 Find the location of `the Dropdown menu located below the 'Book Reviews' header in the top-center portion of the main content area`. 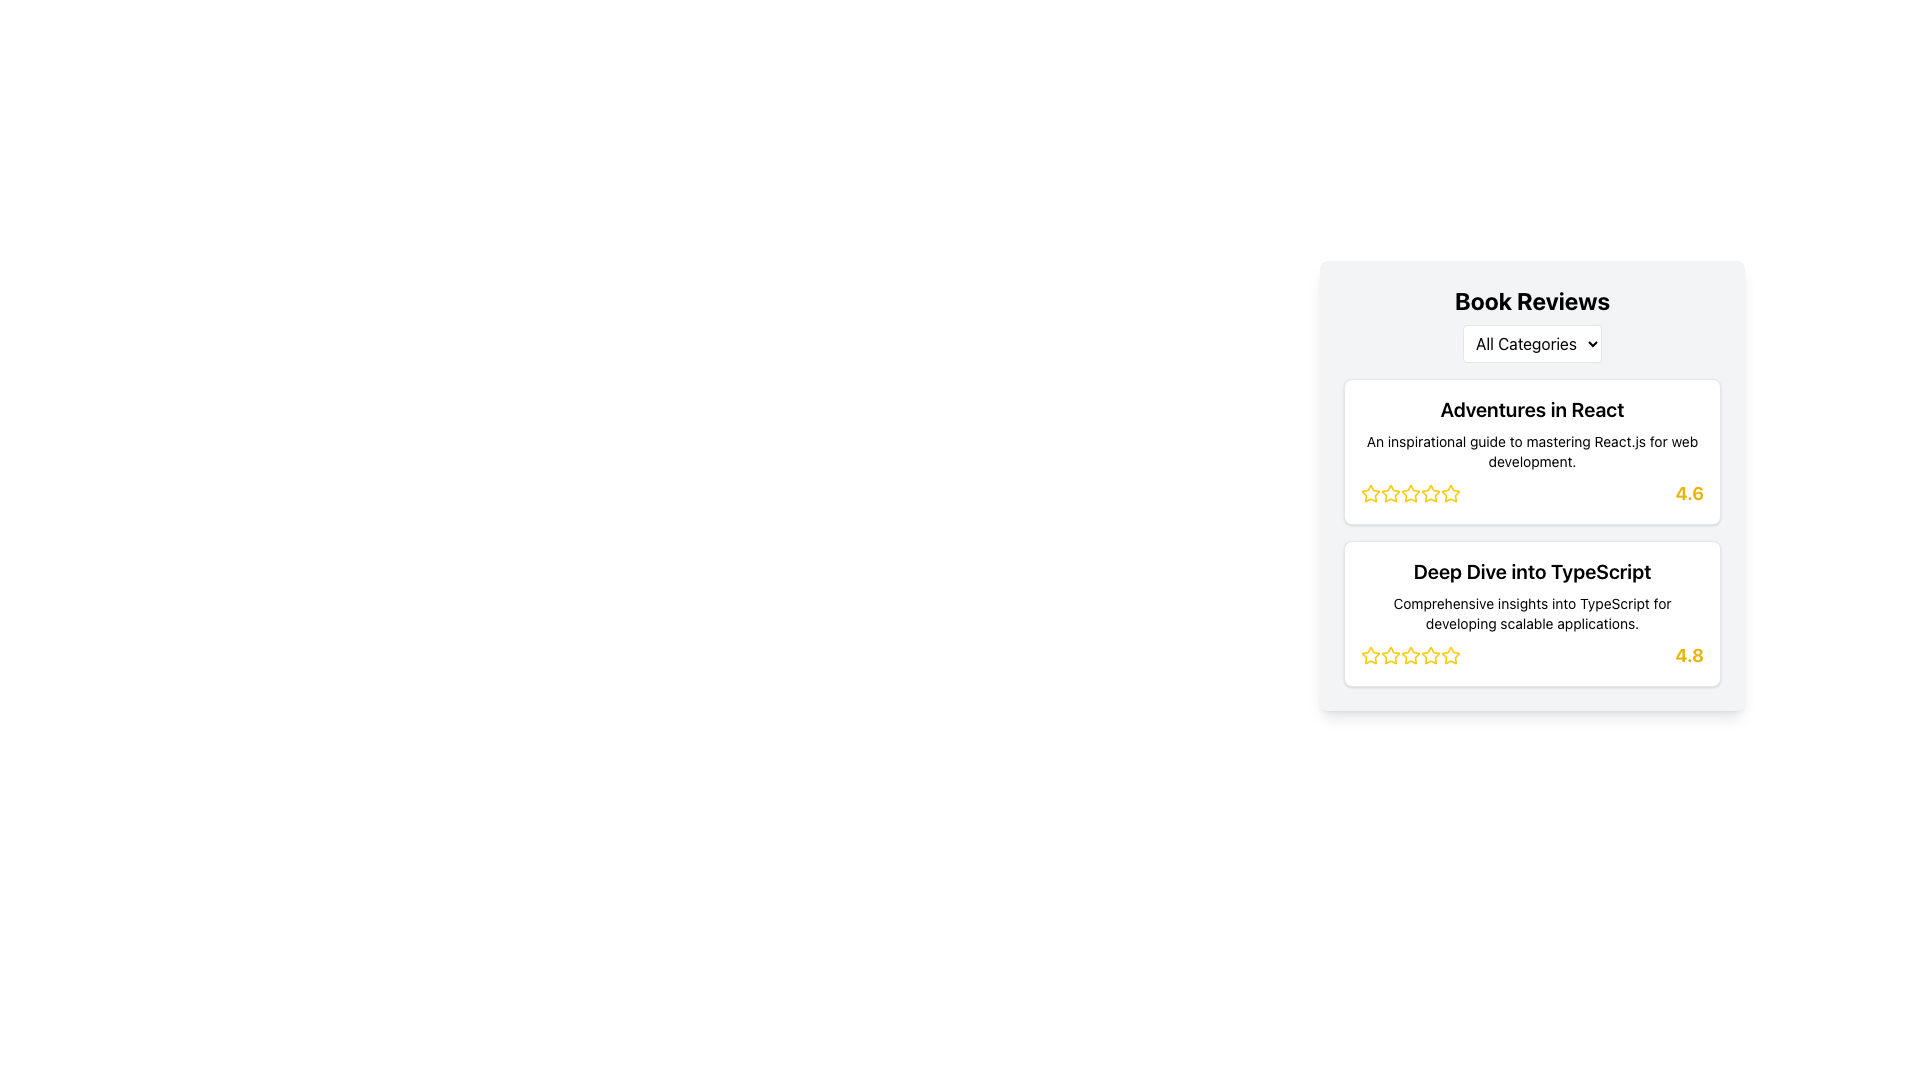

the Dropdown menu located below the 'Book Reviews' header in the top-center portion of the main content area is located at coordinates (1531, 342).